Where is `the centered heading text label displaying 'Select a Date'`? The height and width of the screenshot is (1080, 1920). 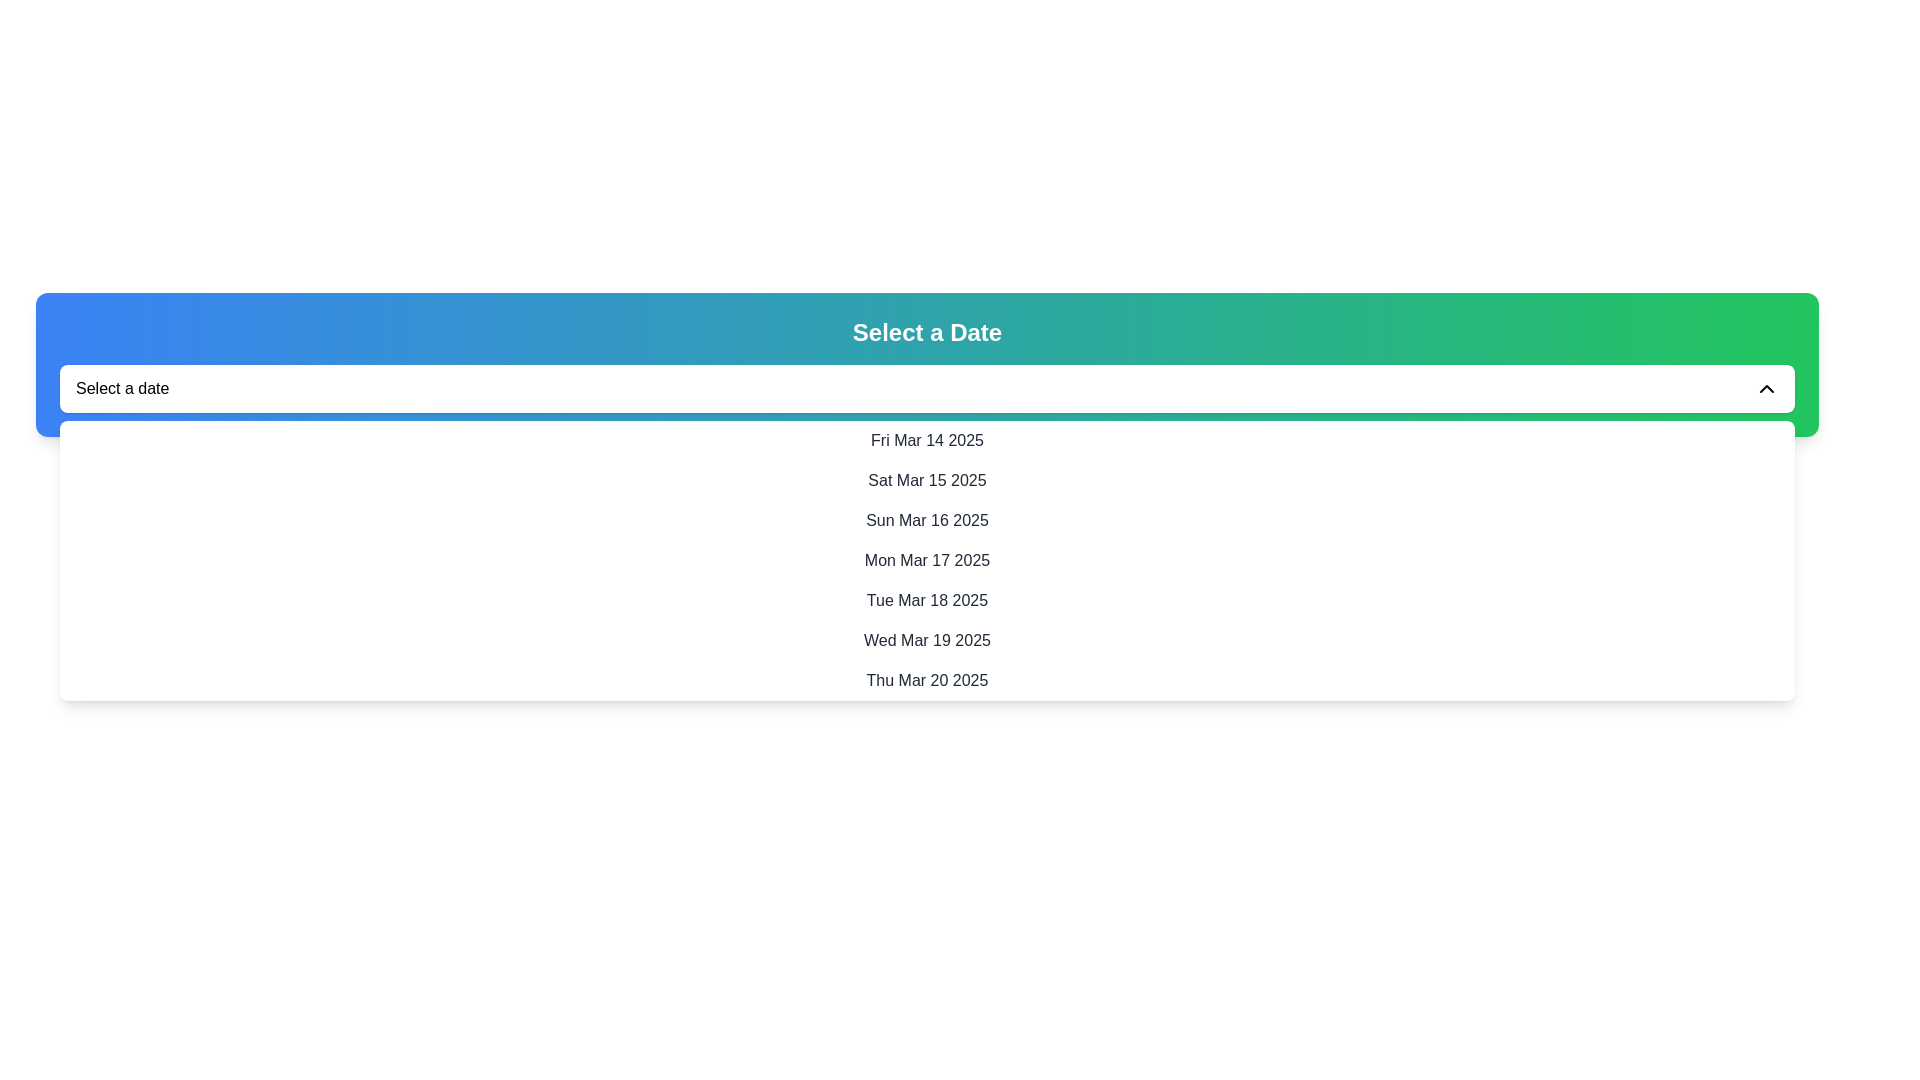
the centered heading text label displaying 'Select a Date' is located at coordinates (926, 331).